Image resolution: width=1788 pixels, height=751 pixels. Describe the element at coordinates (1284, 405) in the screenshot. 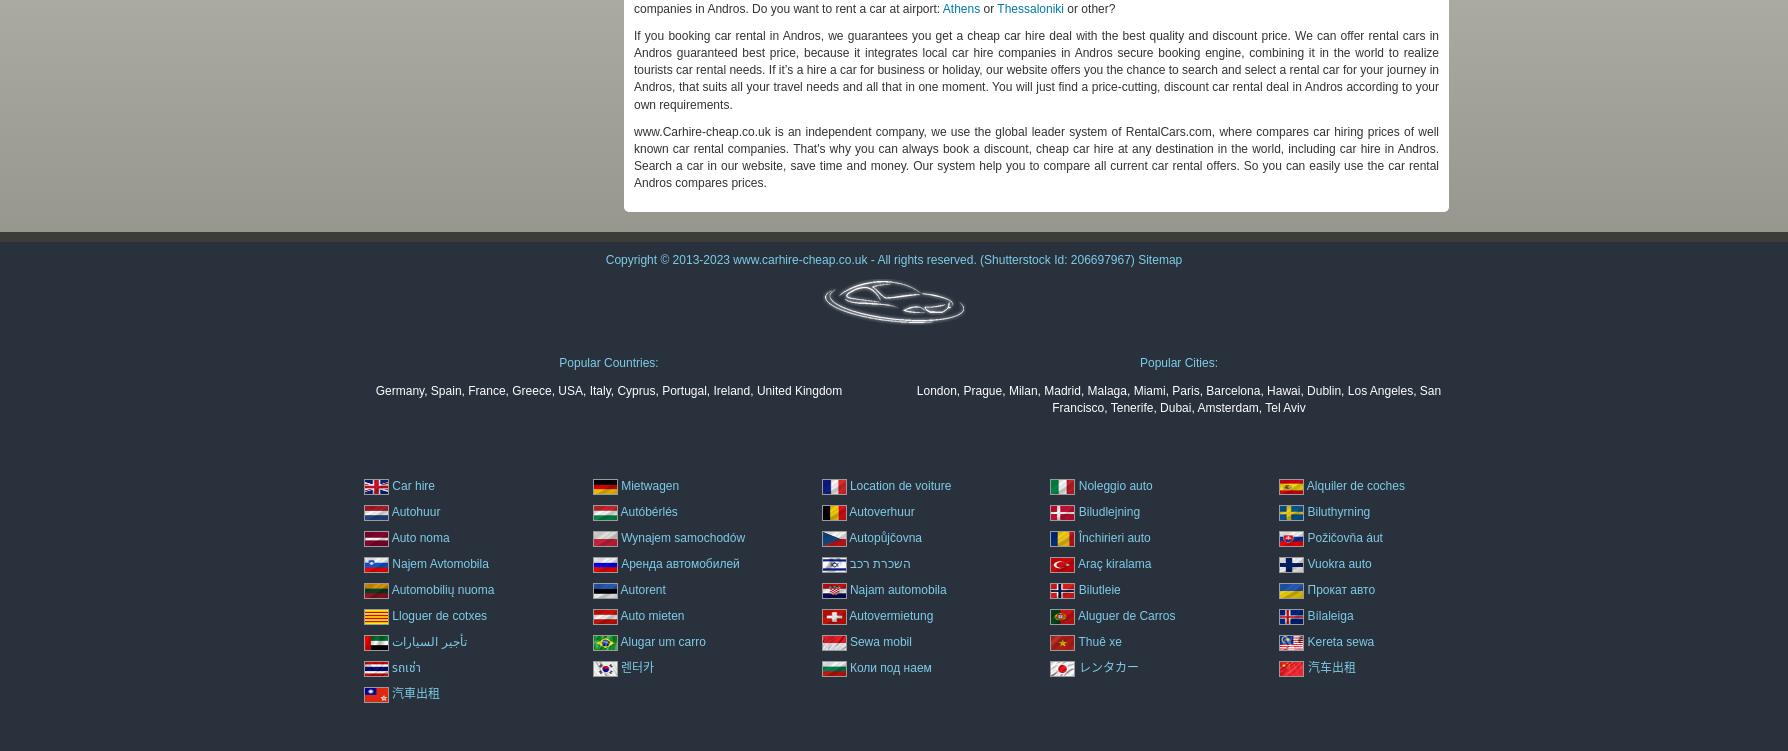

I see `'Tel Aviv'` at that location.